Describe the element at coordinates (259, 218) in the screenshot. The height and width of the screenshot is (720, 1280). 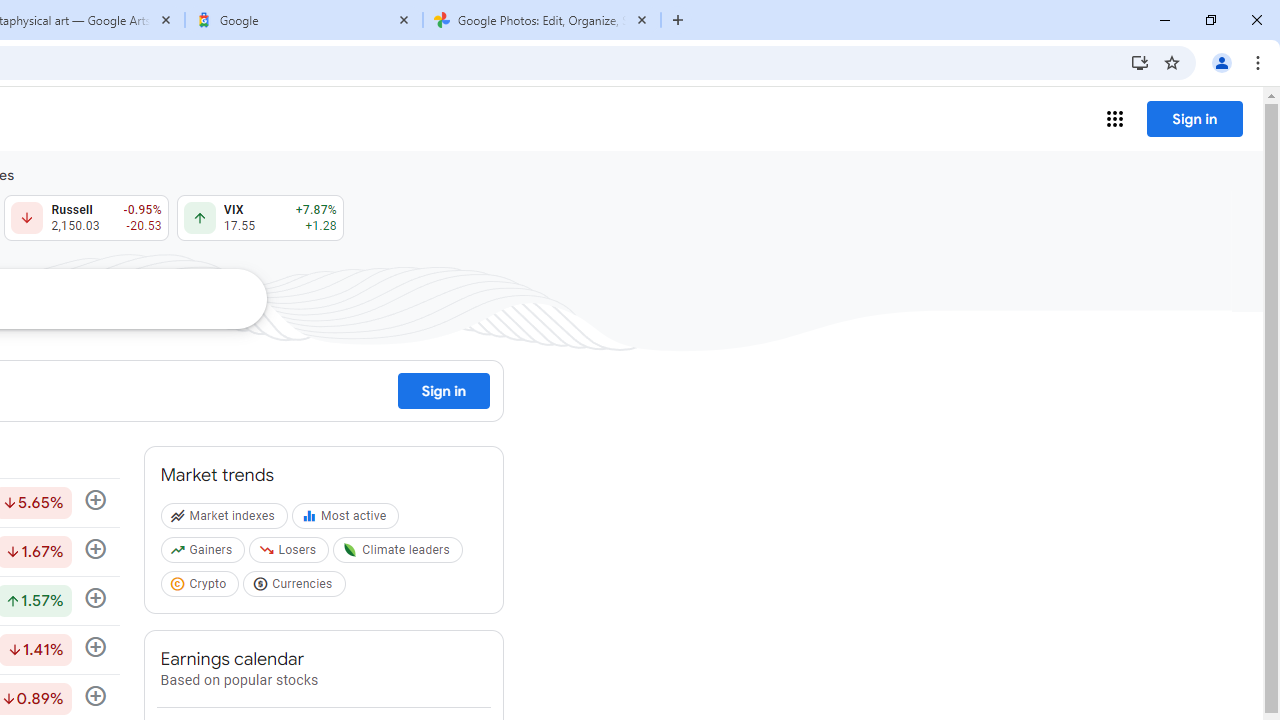
I see `'VIX 17.55 Up by 7.87% +1.28'` at that location.